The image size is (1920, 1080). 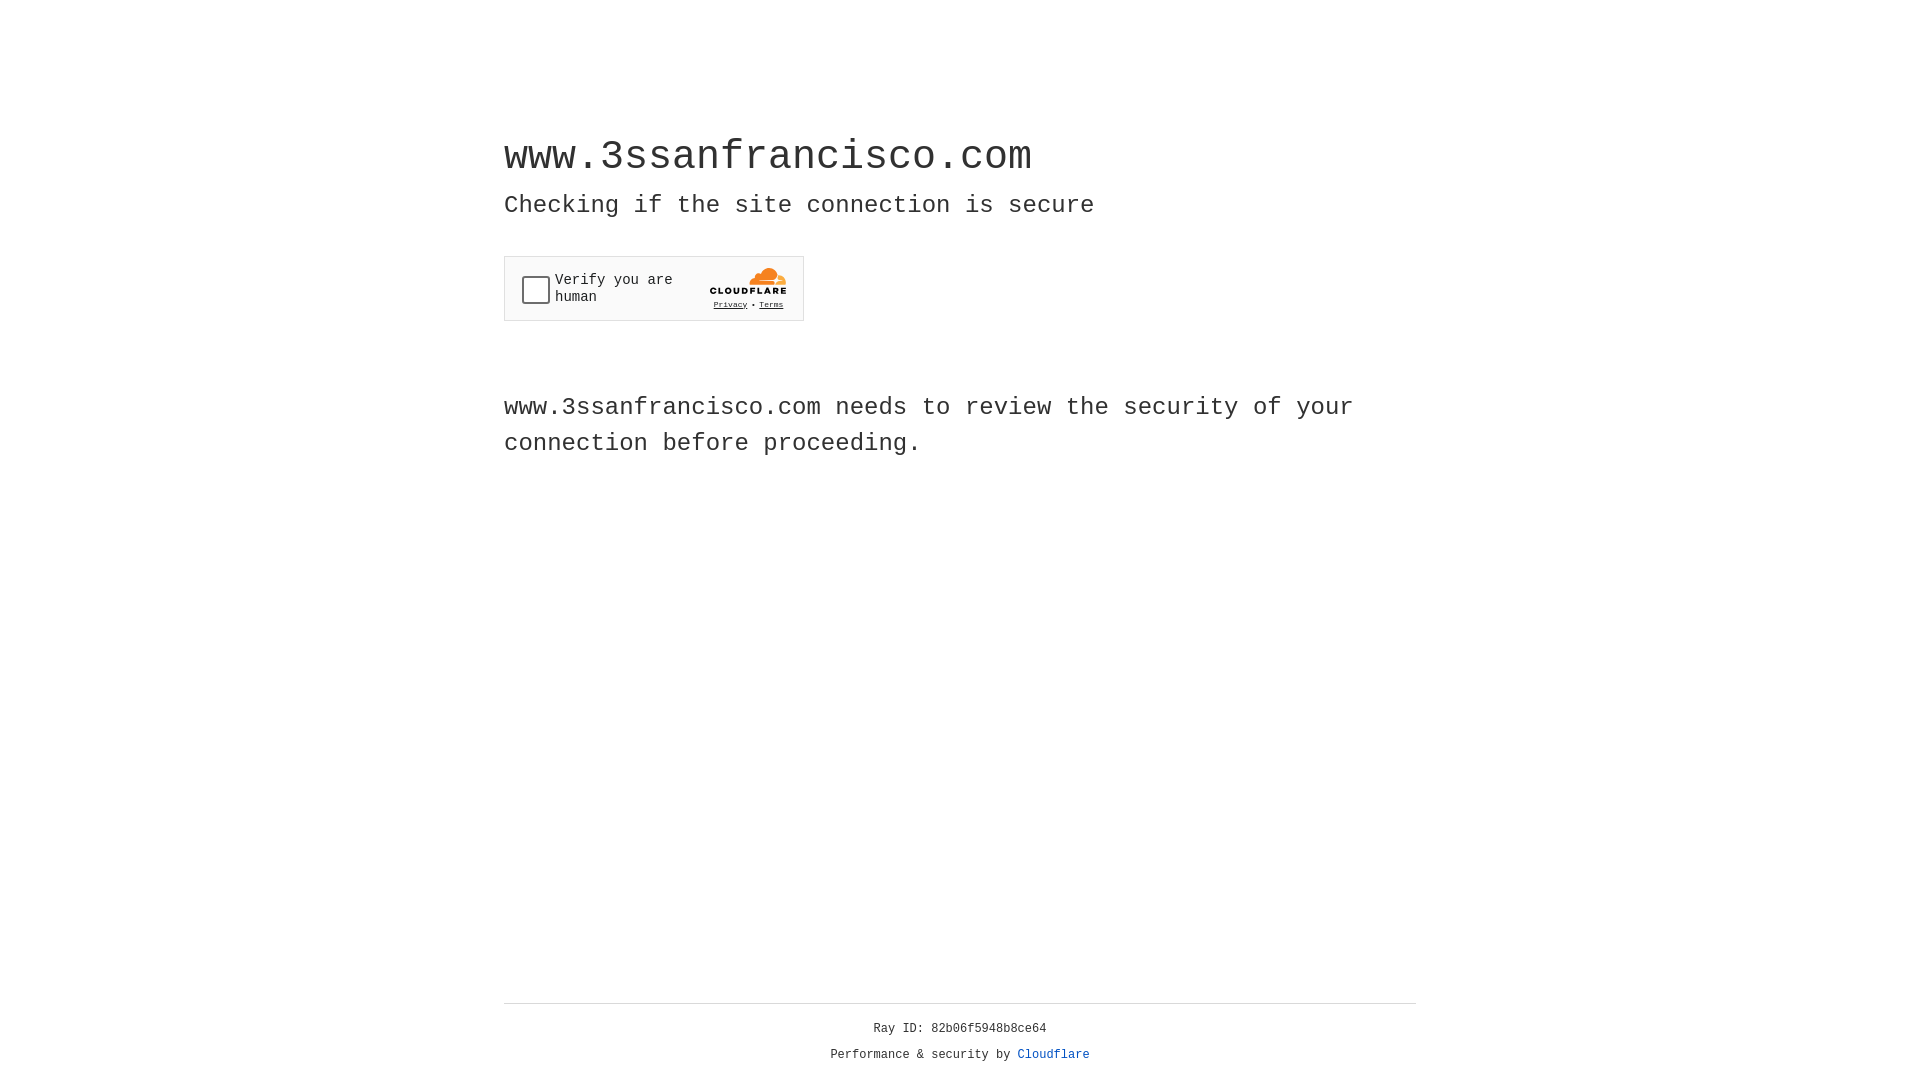 What do you see at coordinates (1053, 1054) in the screenshot?
I see `'Cloudflare'` at bounding box center [1053, 1054].